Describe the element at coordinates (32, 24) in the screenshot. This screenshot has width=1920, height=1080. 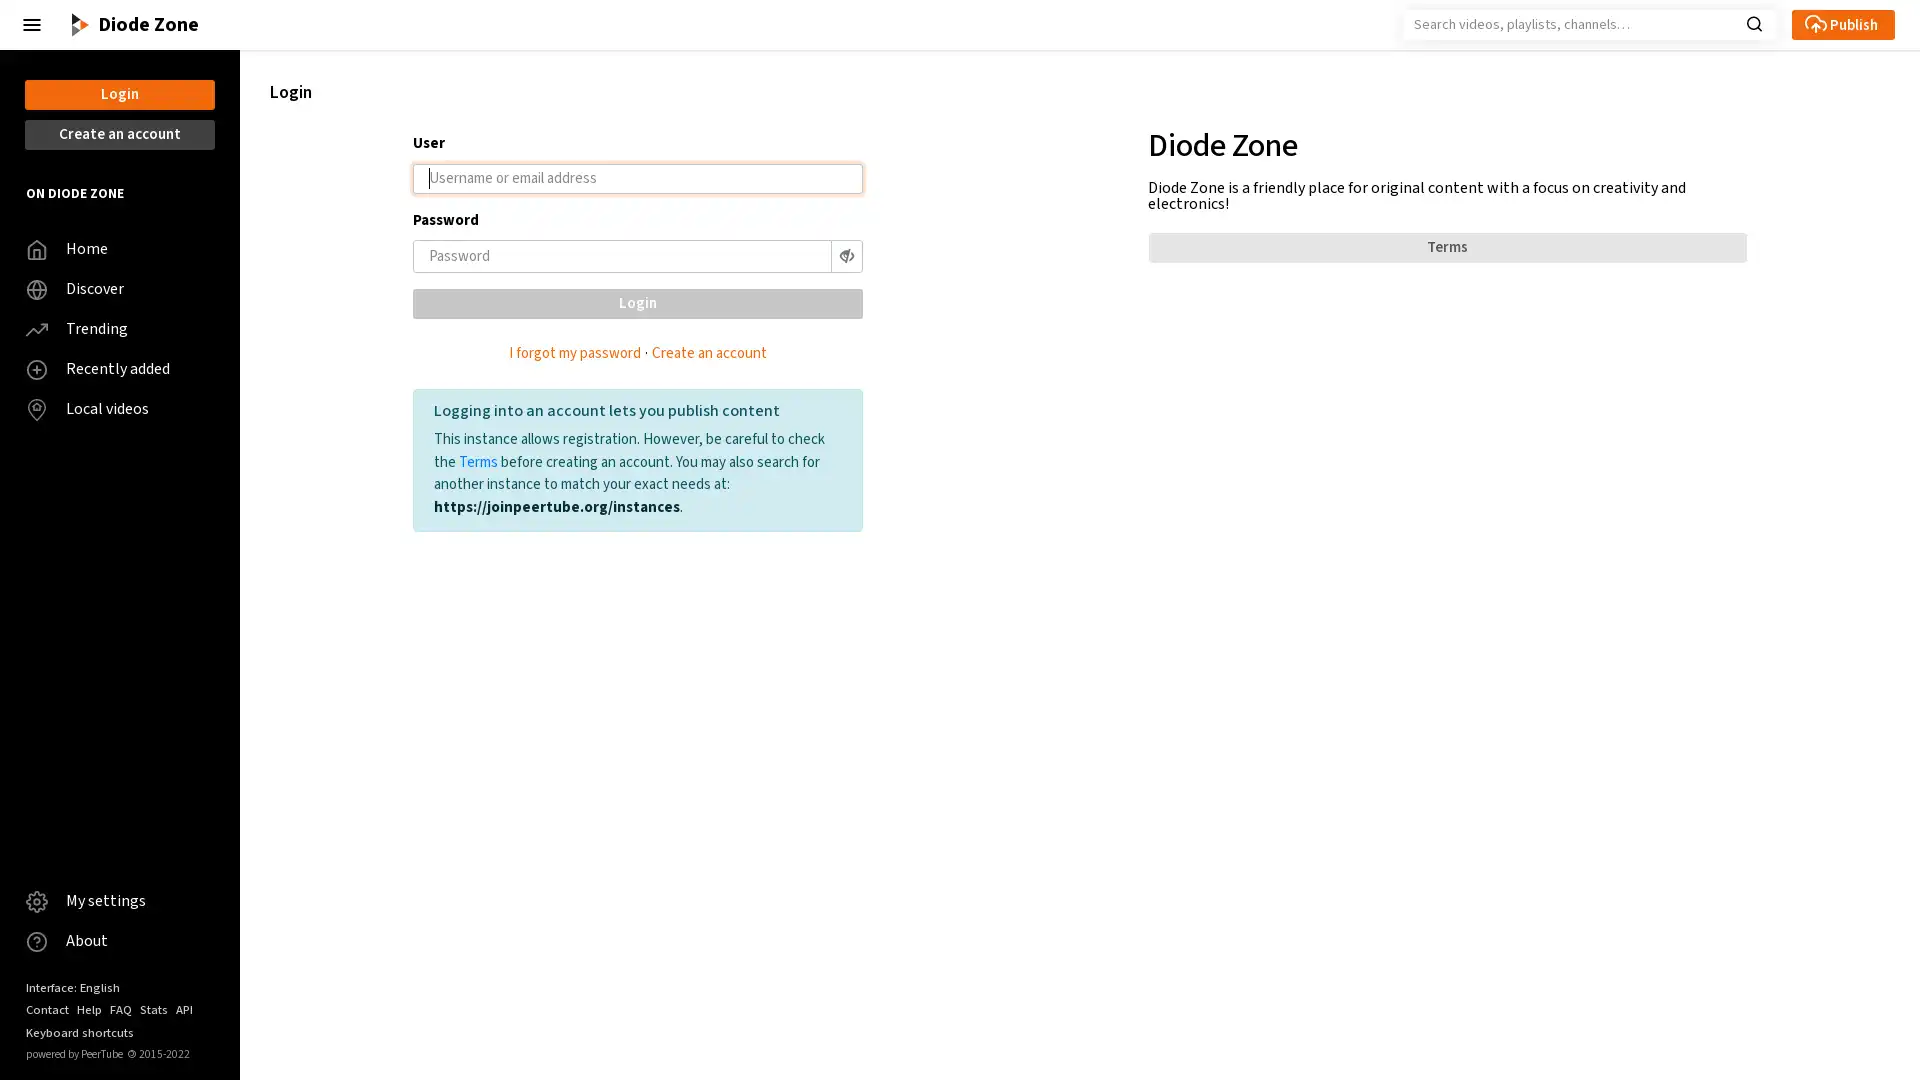
I see `Close the left menu` at that location.